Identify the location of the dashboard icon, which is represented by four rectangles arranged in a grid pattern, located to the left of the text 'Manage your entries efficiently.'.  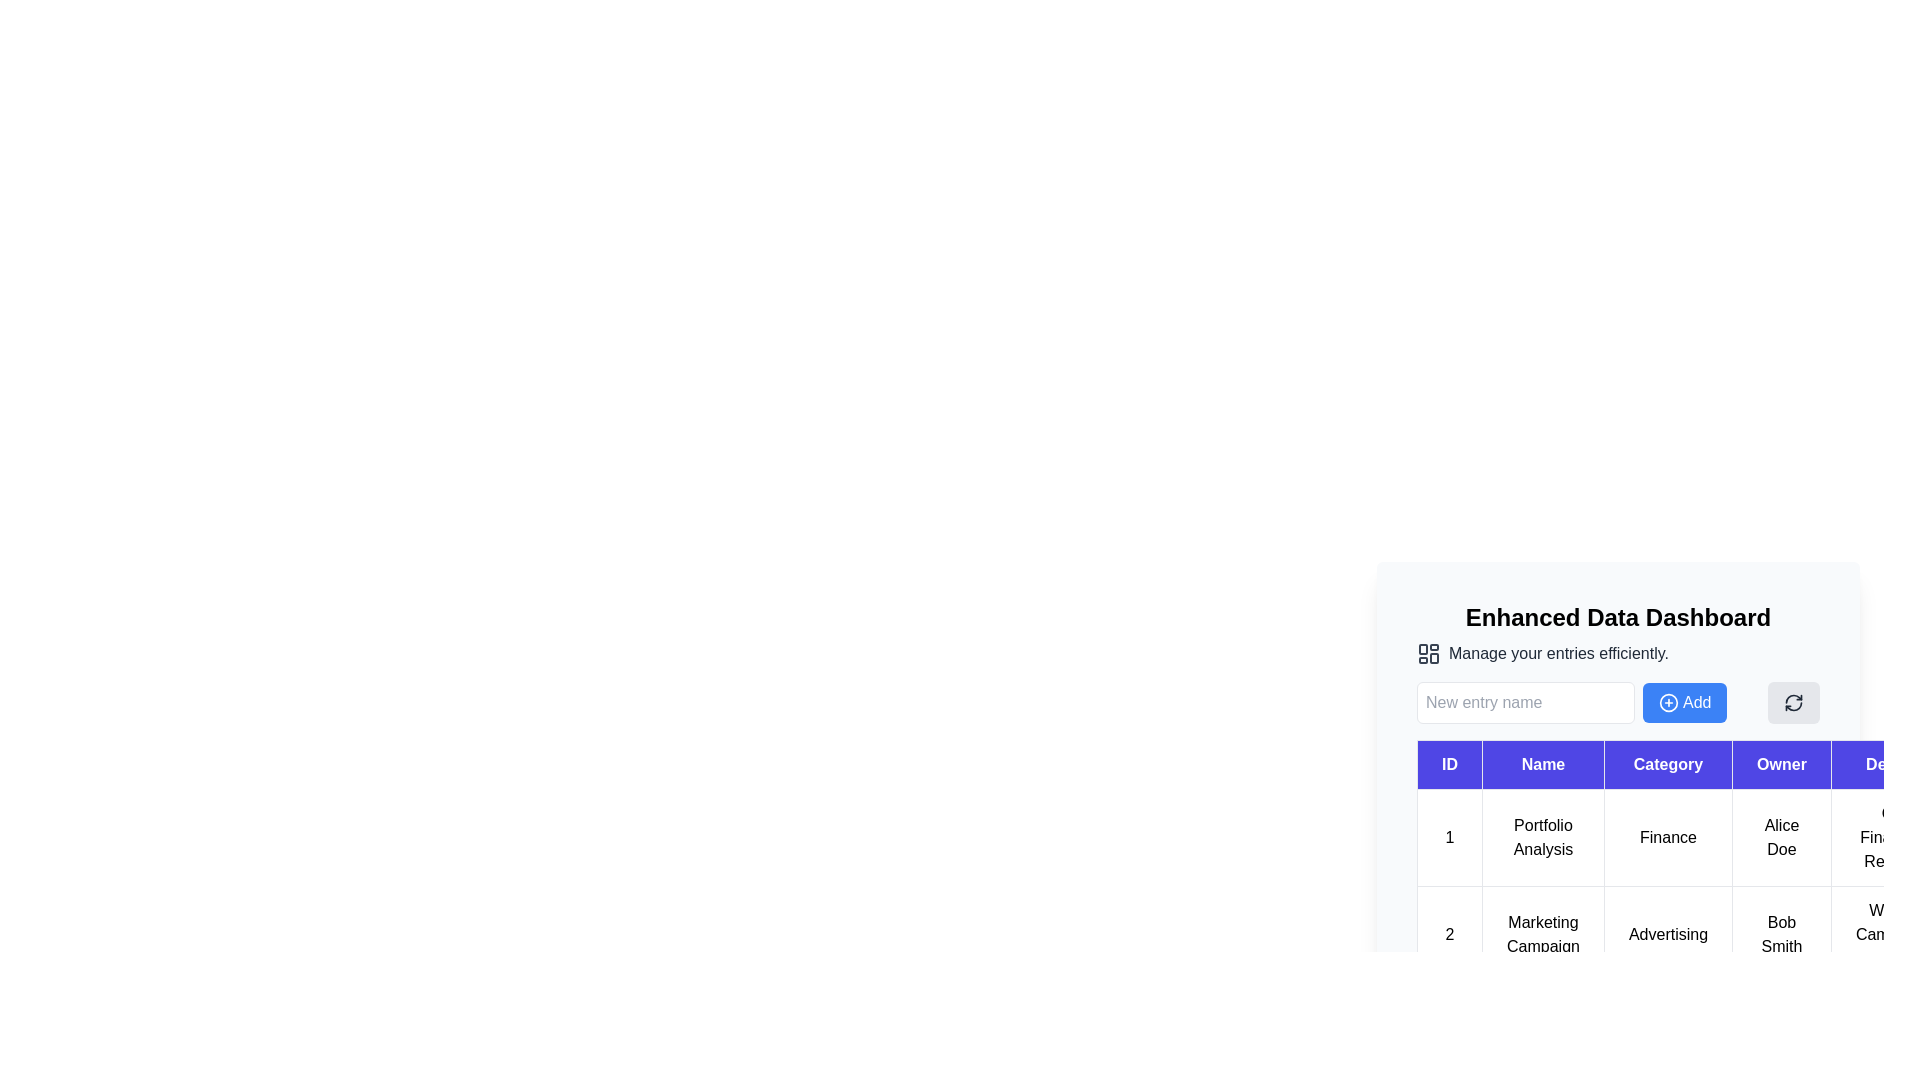
(1428, 654).